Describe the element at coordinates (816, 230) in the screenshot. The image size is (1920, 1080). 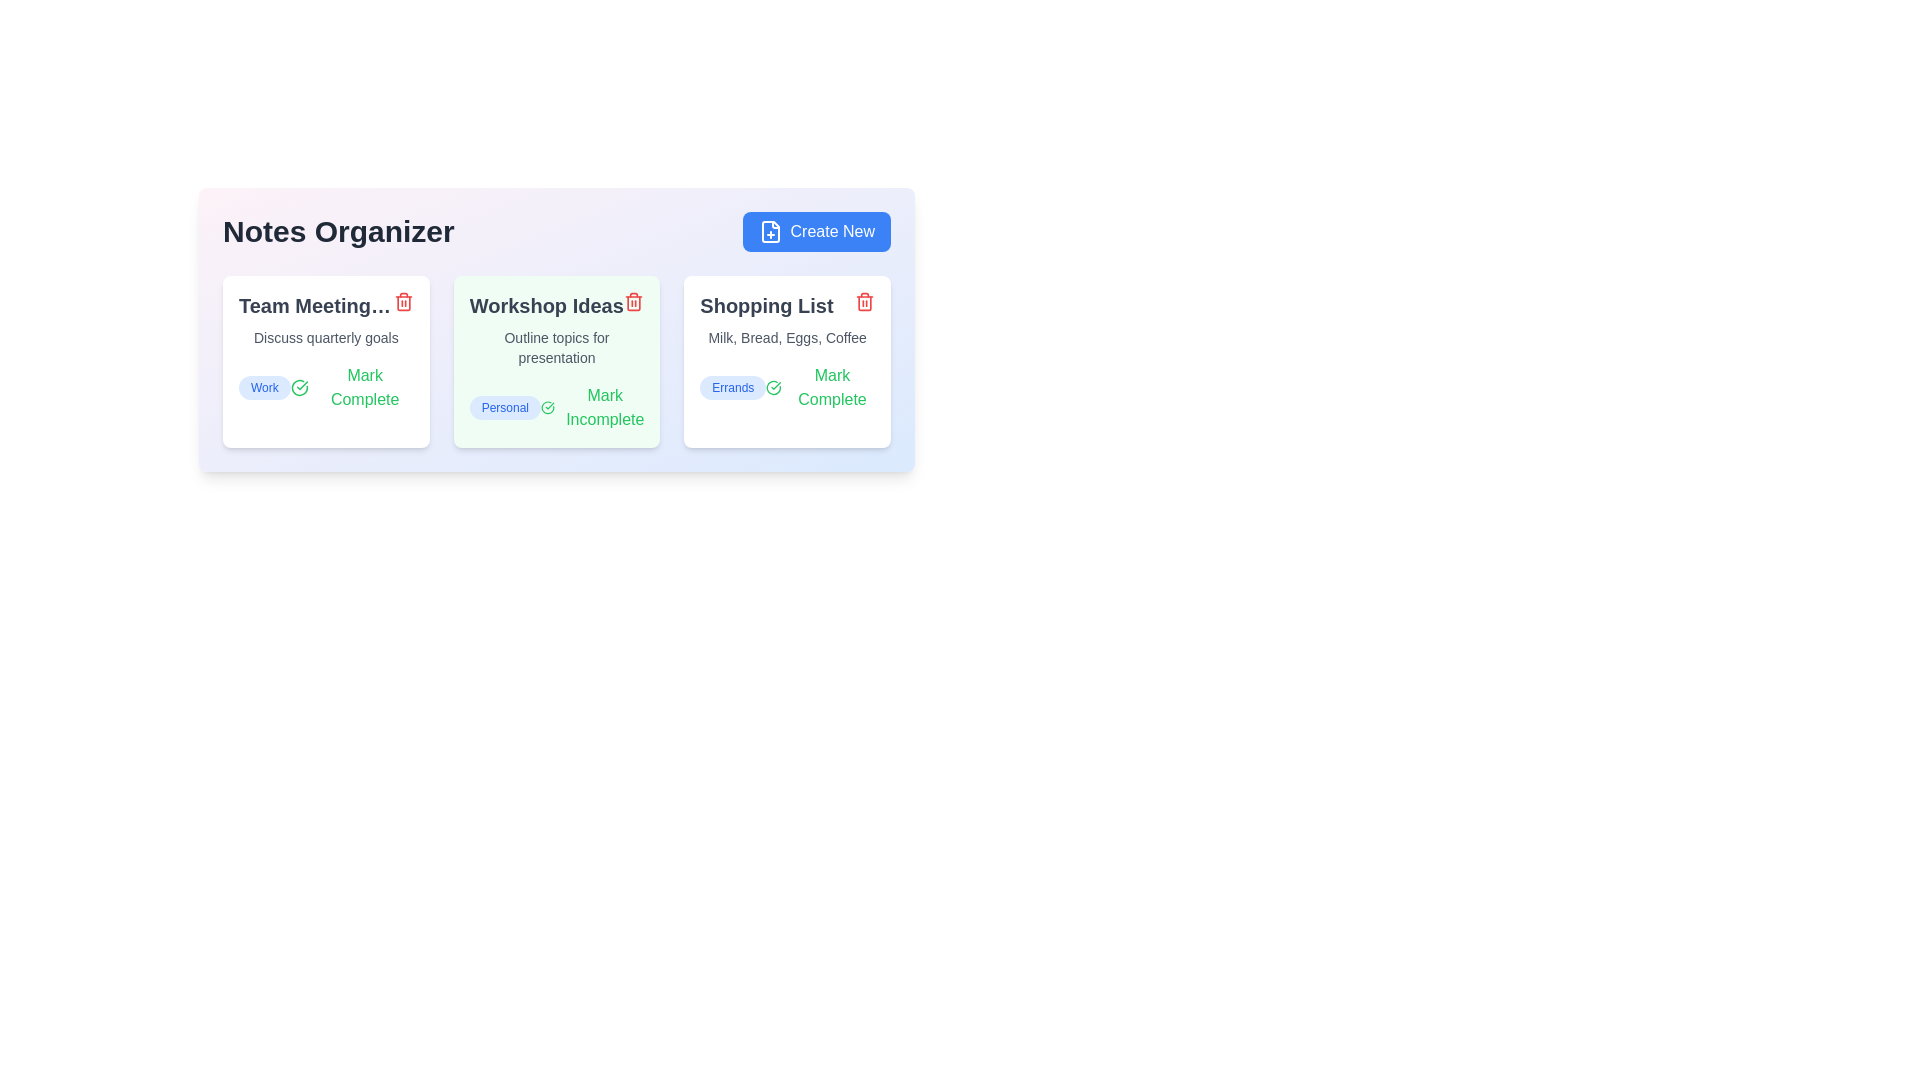
I see `the 'Create New' button to initiate the creation of a new note` at that location.